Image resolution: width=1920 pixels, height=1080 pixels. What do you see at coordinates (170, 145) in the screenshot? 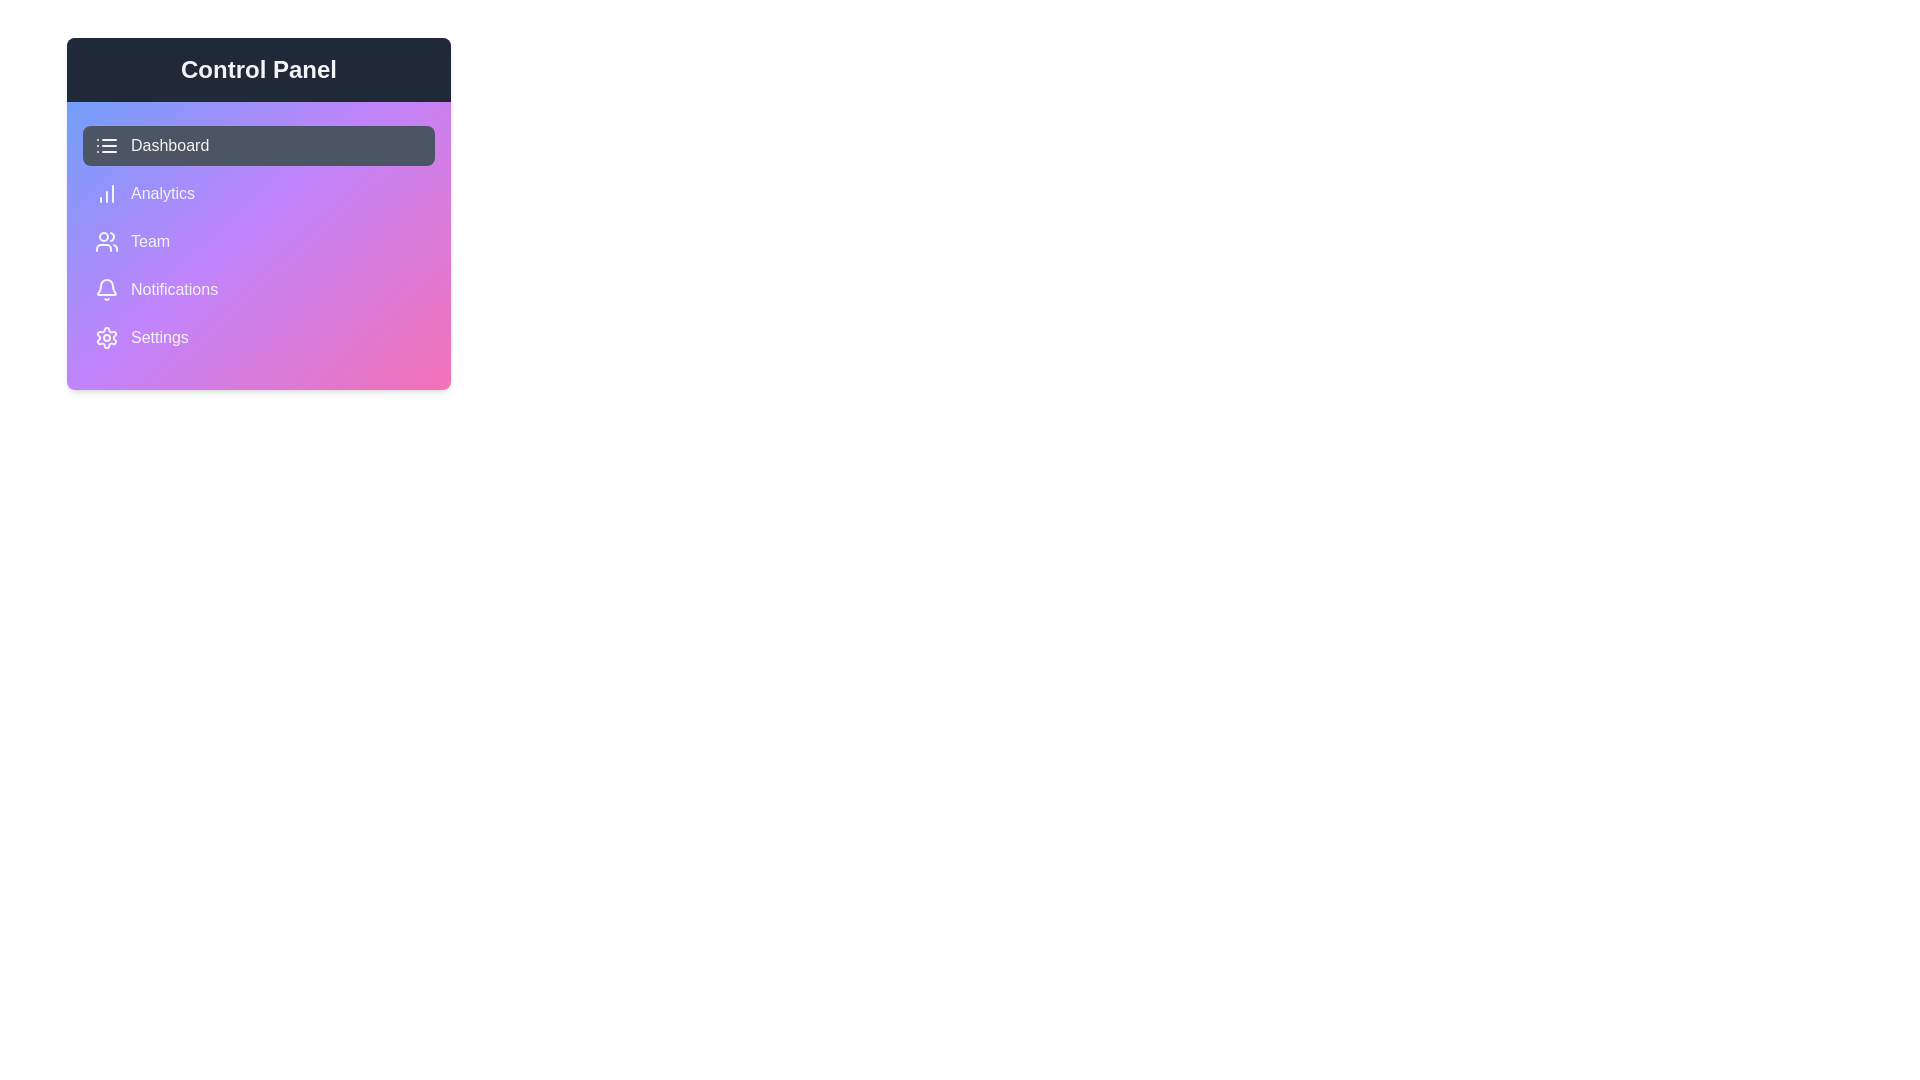
I see `the 'Dashboard' label in the vertical navigation menu located at the left side of the control panel` at bounding box center [170, 145].